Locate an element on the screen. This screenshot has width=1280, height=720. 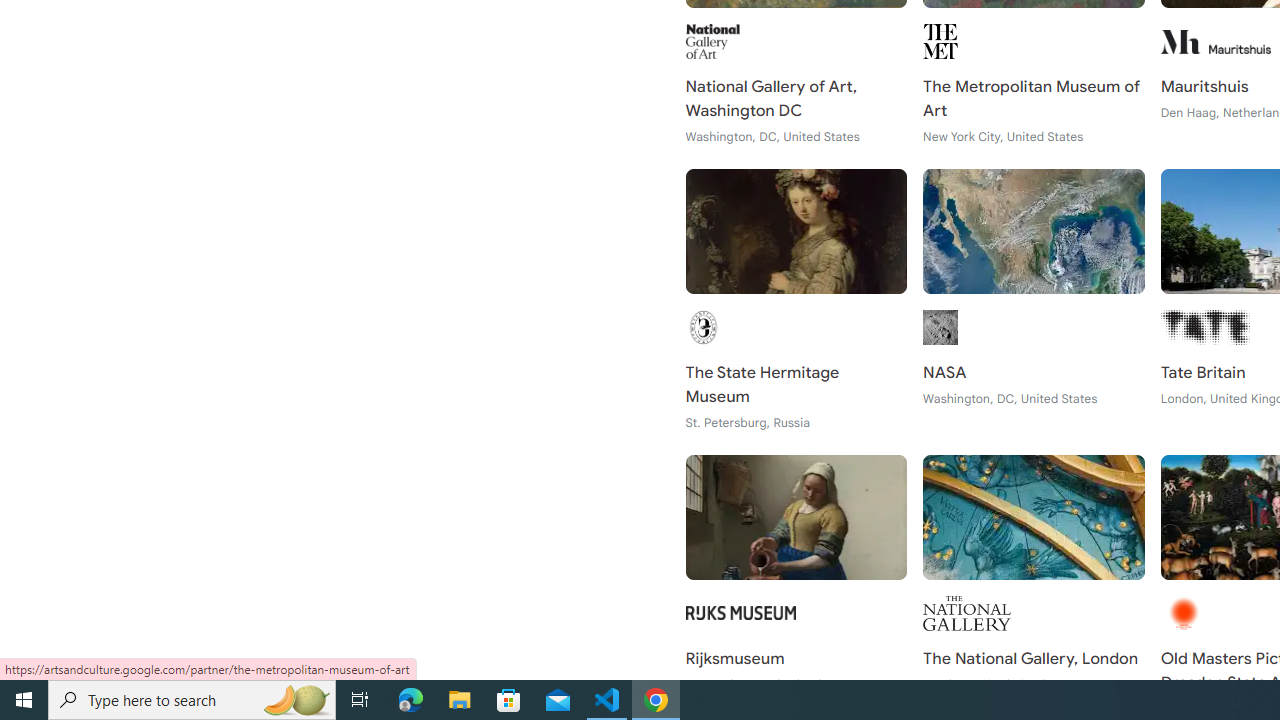
'The State Hermitage Museum St. Petersburg, Russia' is located at coordinates (795, 300).